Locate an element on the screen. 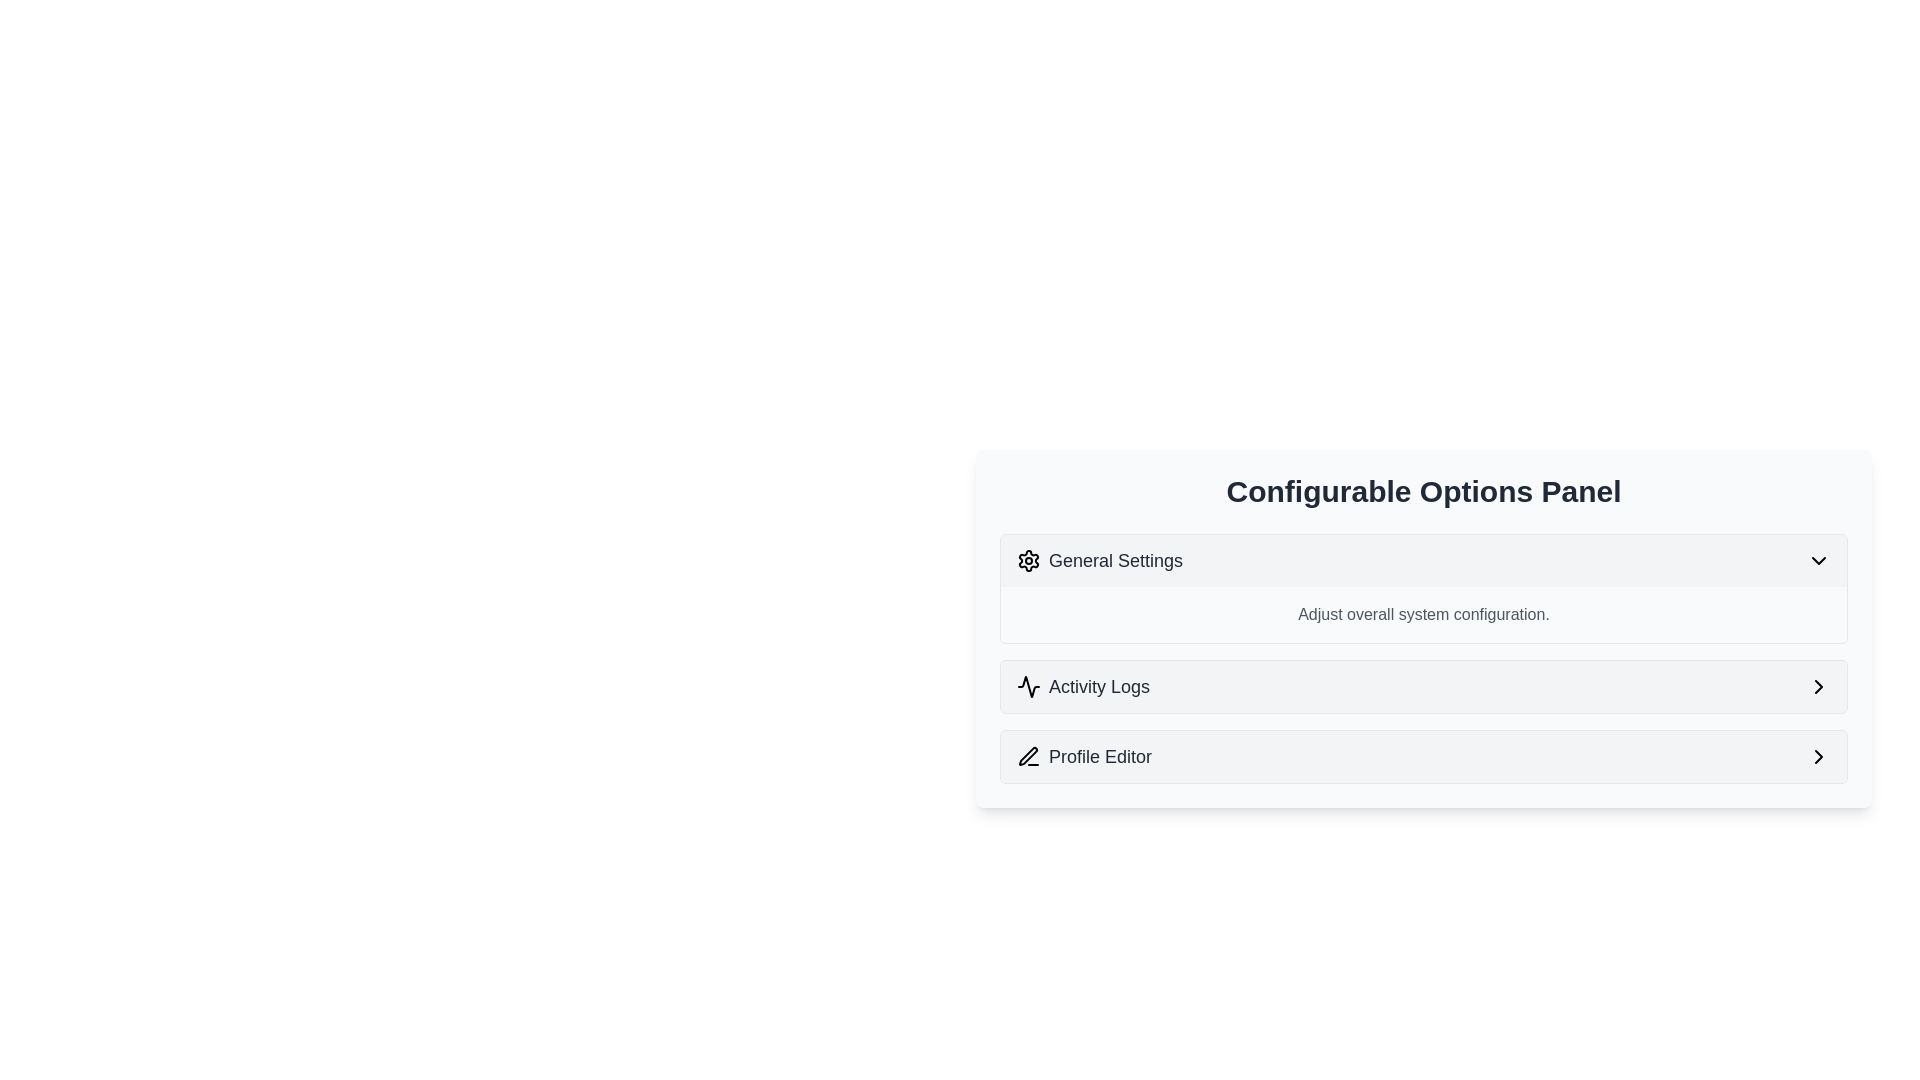 The image size is (1920, 1080). the chevron icon next to the 'General Settings' button is located at coordinates (1819, 560).